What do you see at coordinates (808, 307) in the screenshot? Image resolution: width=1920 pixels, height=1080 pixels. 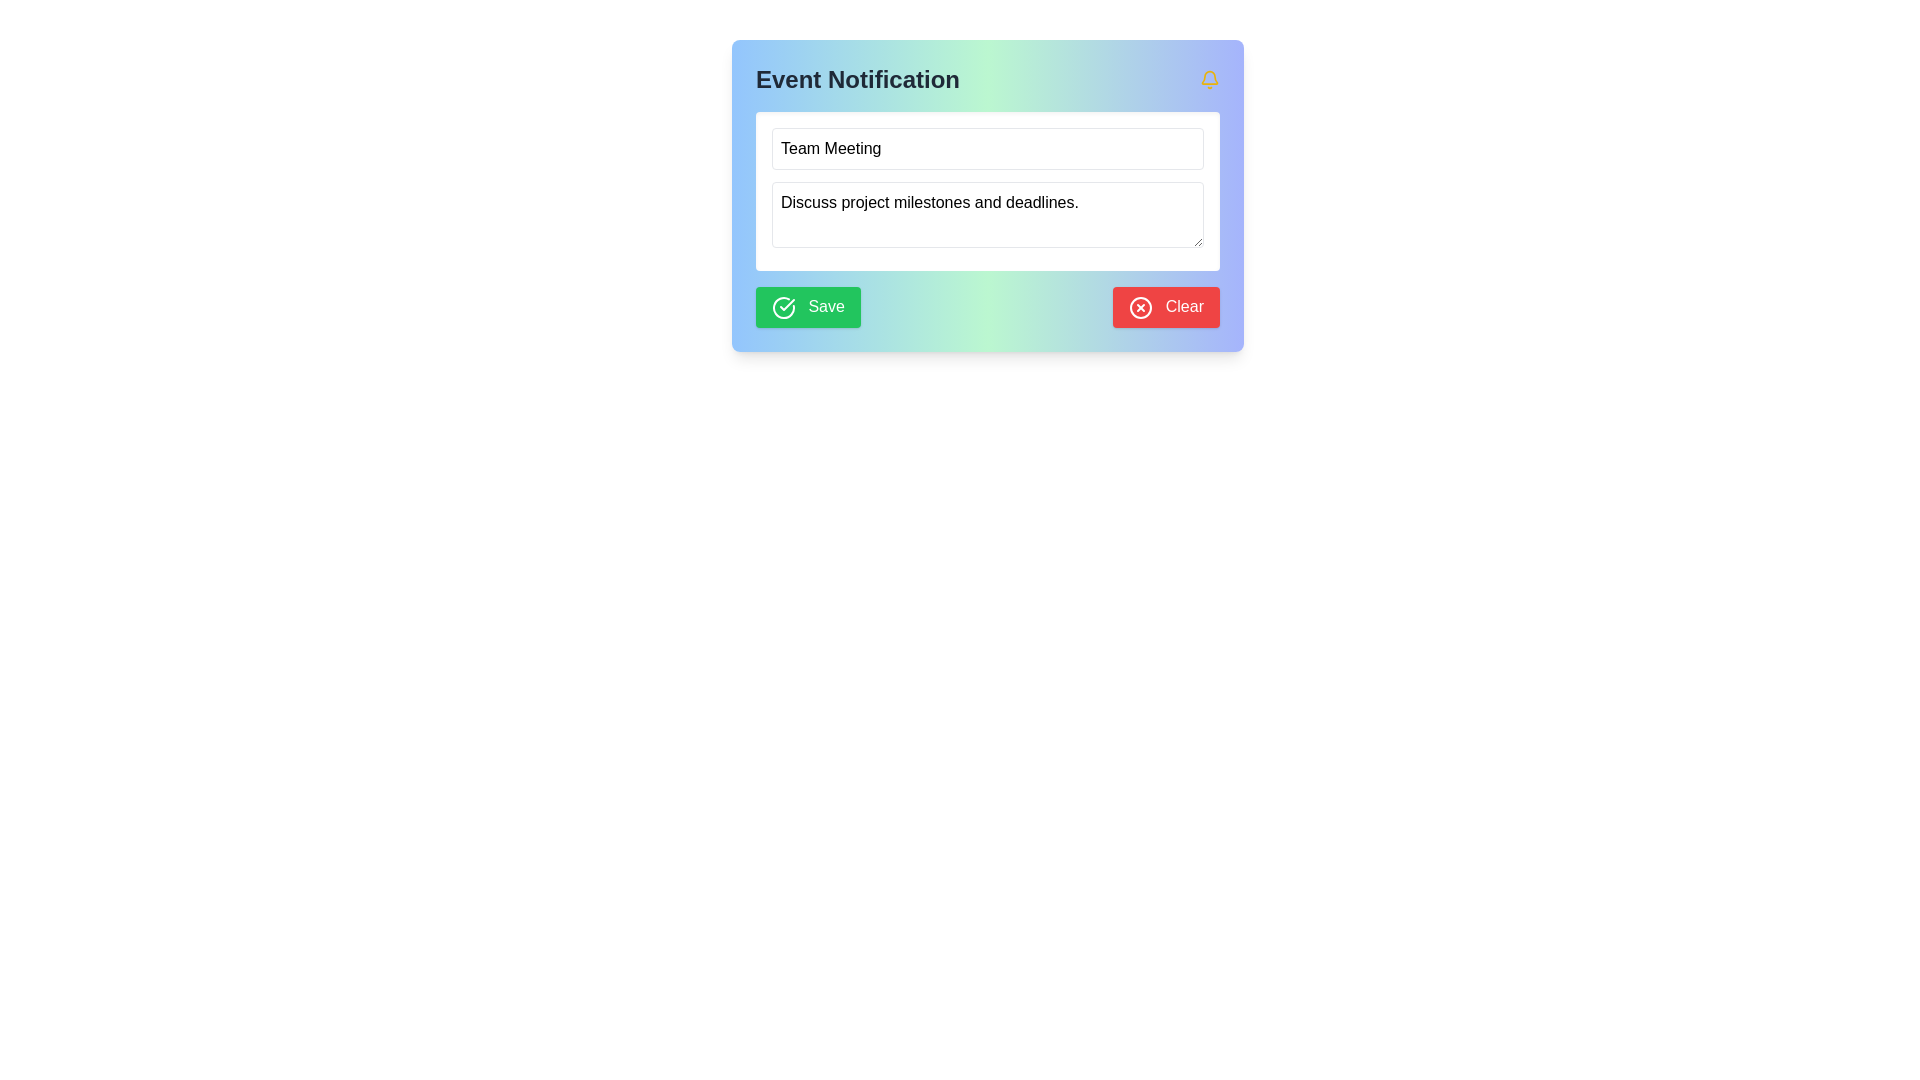 I see `the green 'Save' button with a white checkmark icon` at bounding box center [808, 307].